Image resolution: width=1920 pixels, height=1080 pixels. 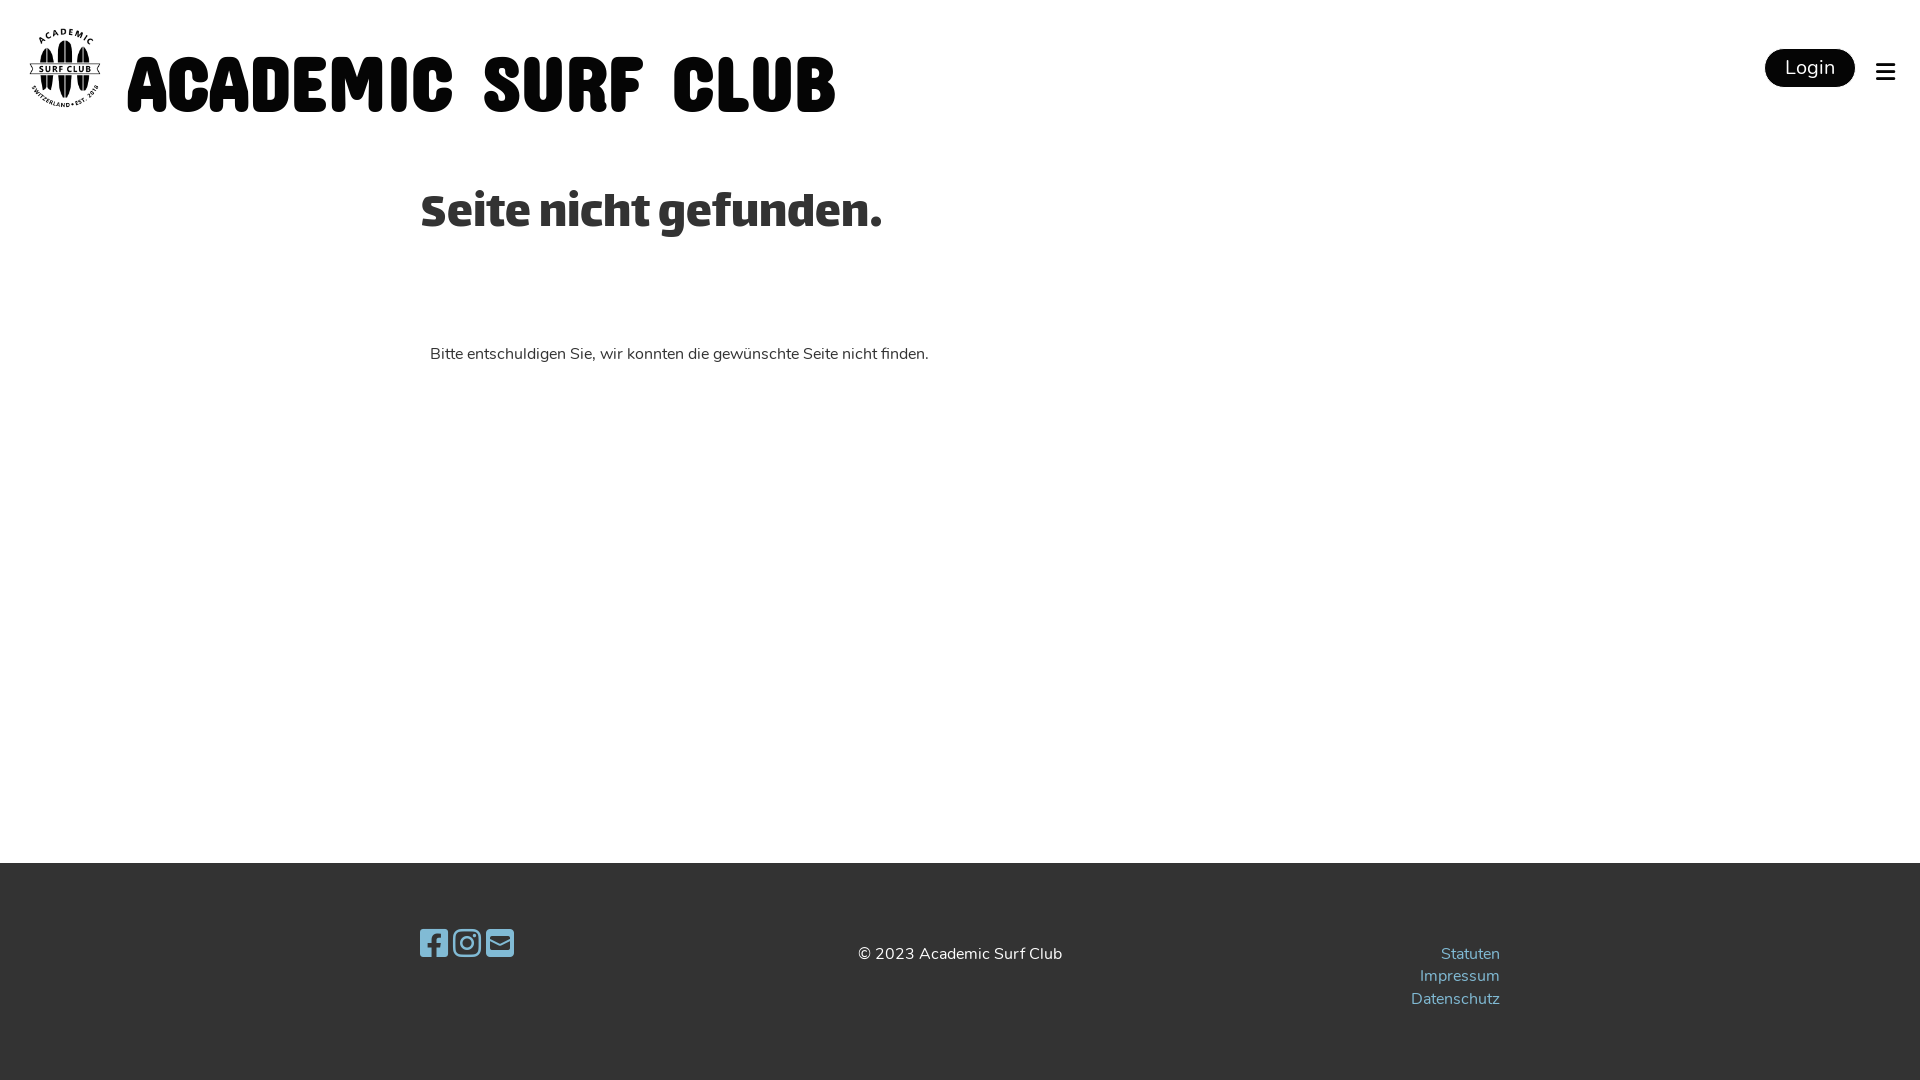 I want to click on 'Login', so click(x=1809, y=67).